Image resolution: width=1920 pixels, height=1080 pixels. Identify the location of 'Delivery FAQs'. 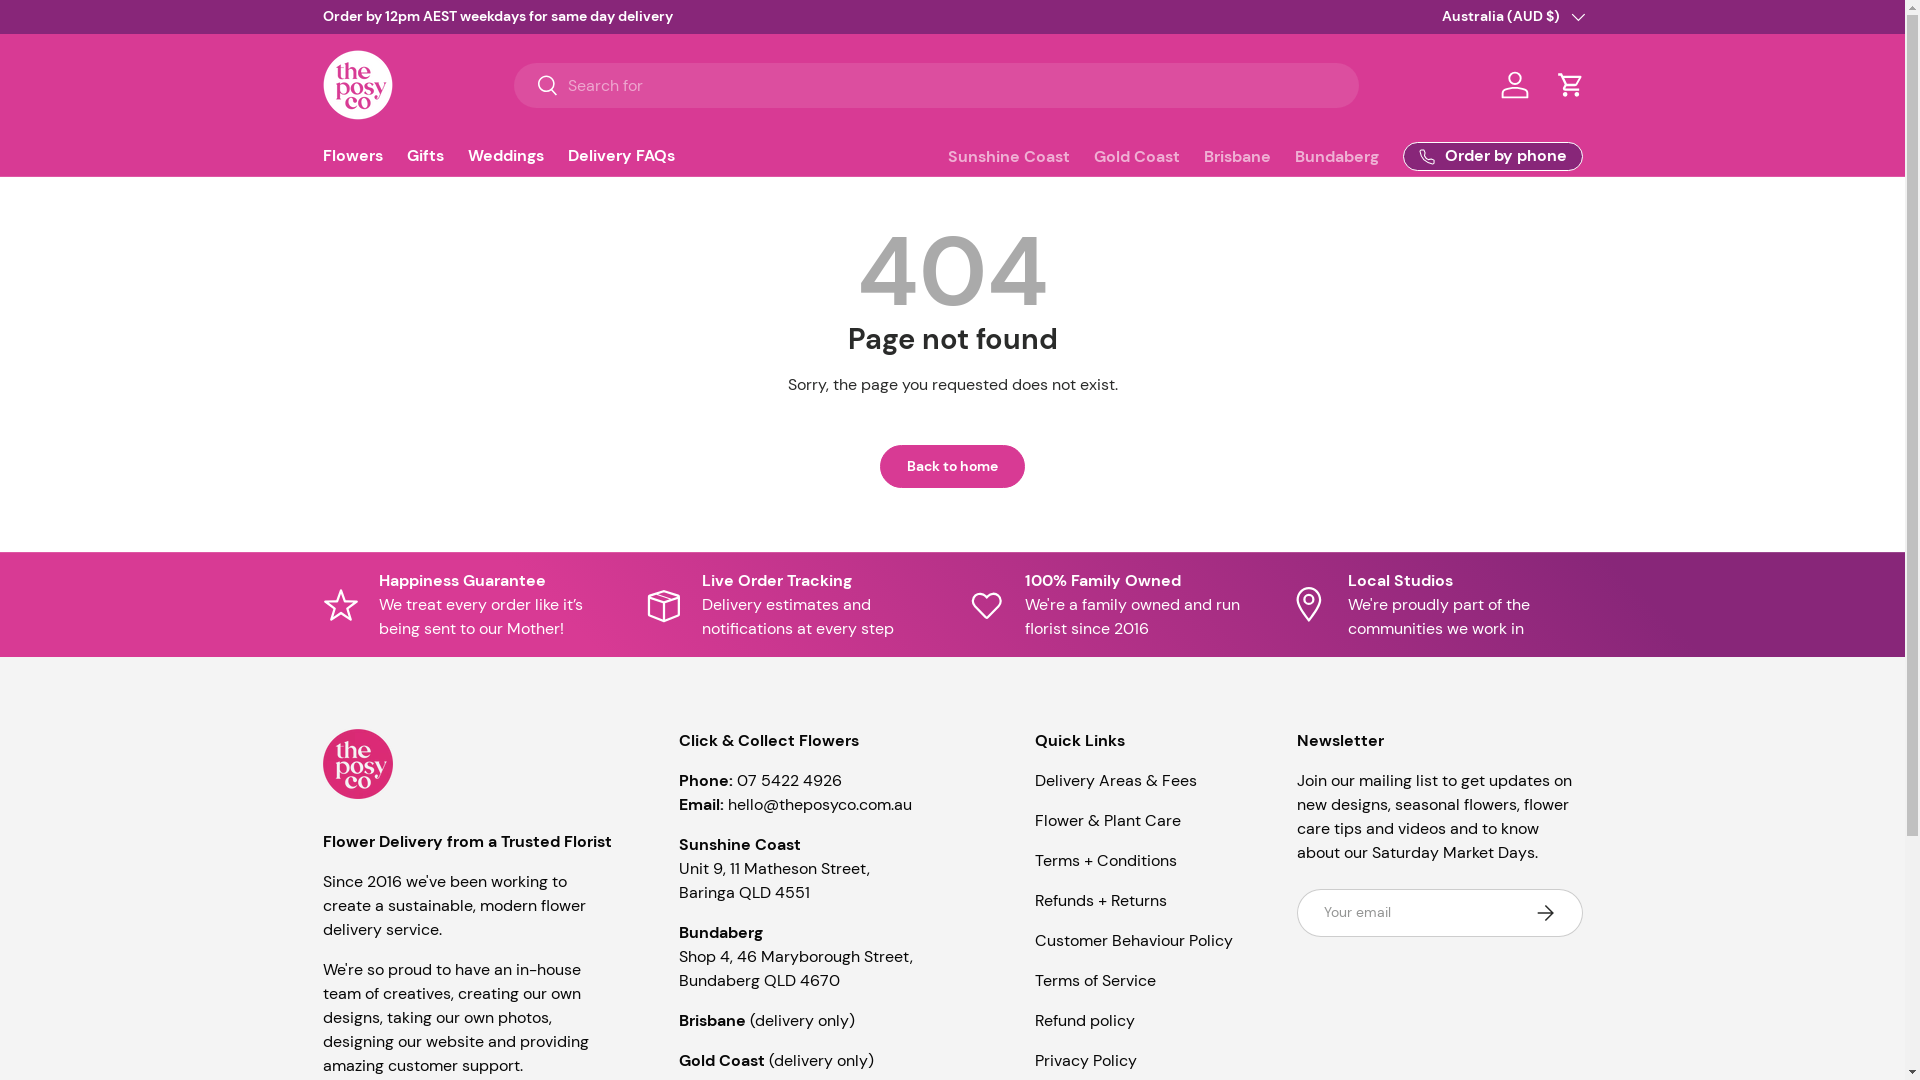
(620, 154).